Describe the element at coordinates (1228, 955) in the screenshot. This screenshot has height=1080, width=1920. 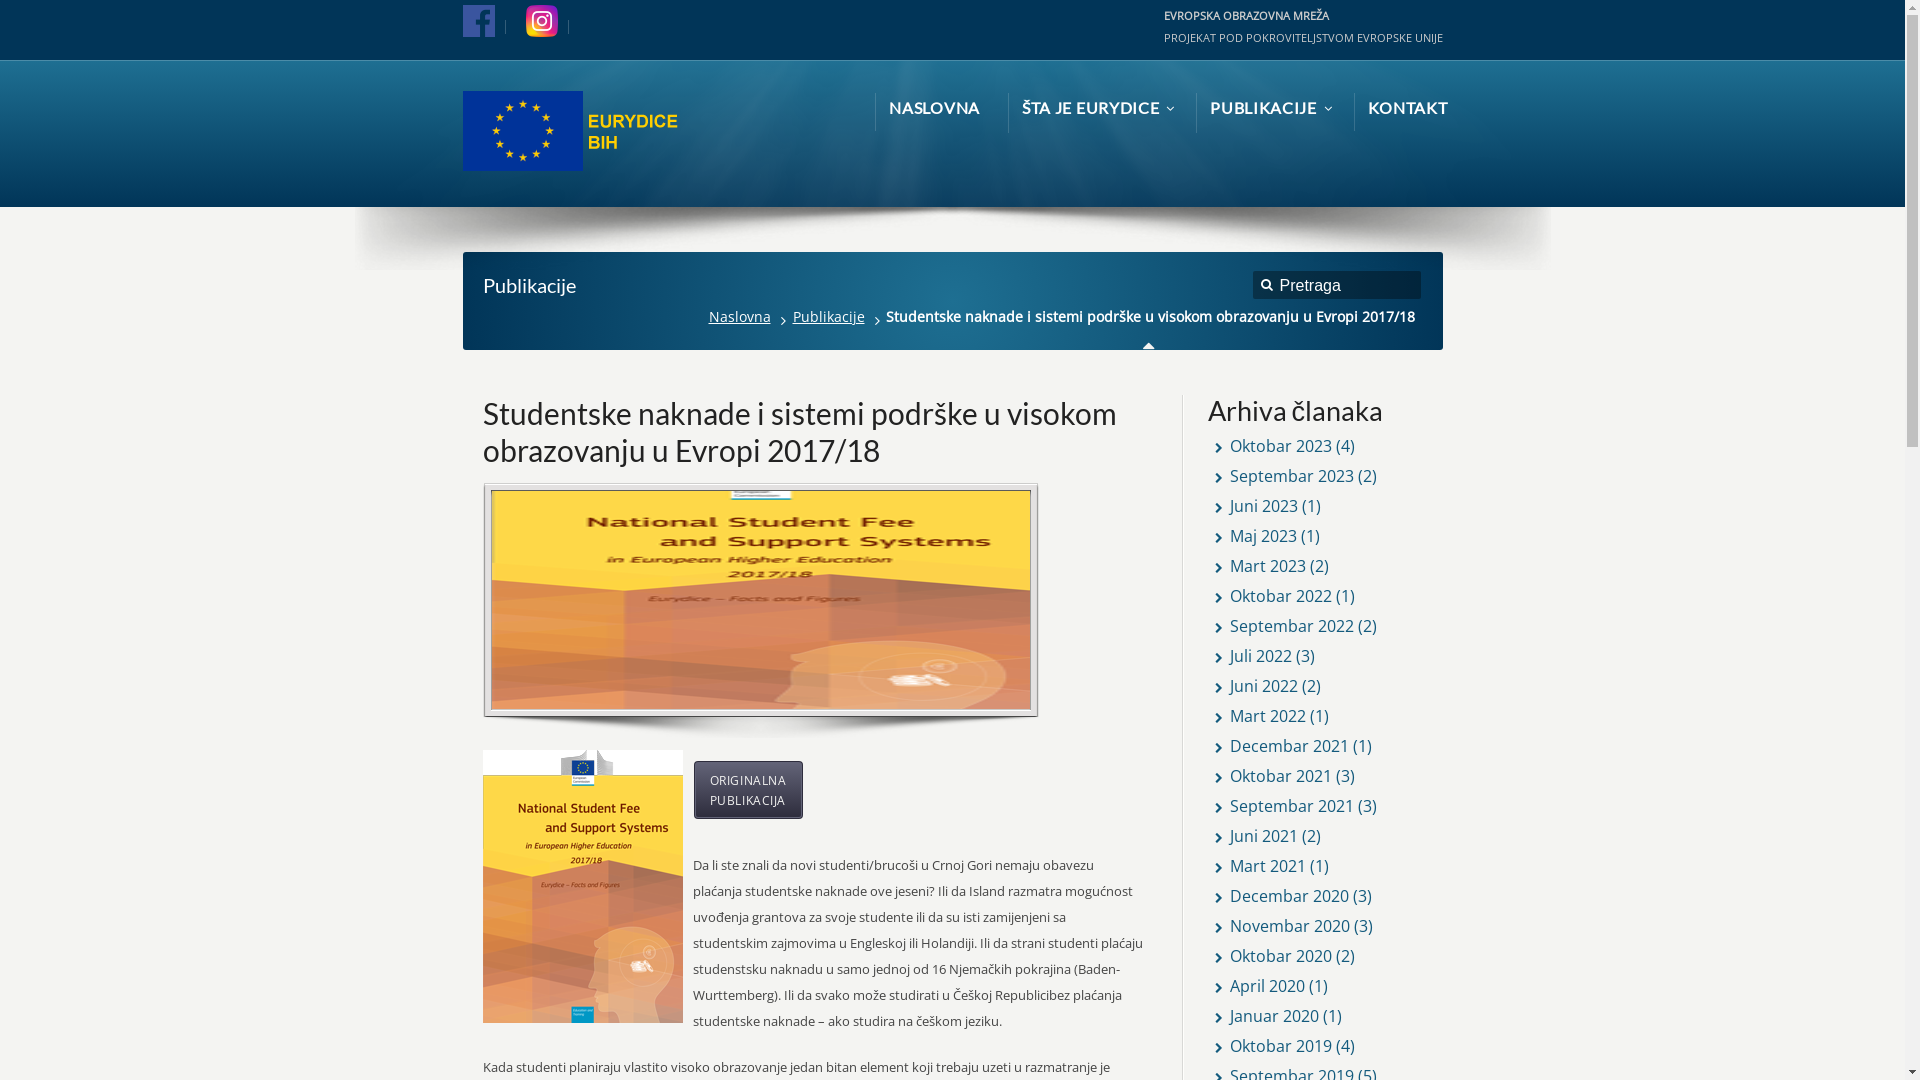
I see `'Oktobar 2020'` at that location.